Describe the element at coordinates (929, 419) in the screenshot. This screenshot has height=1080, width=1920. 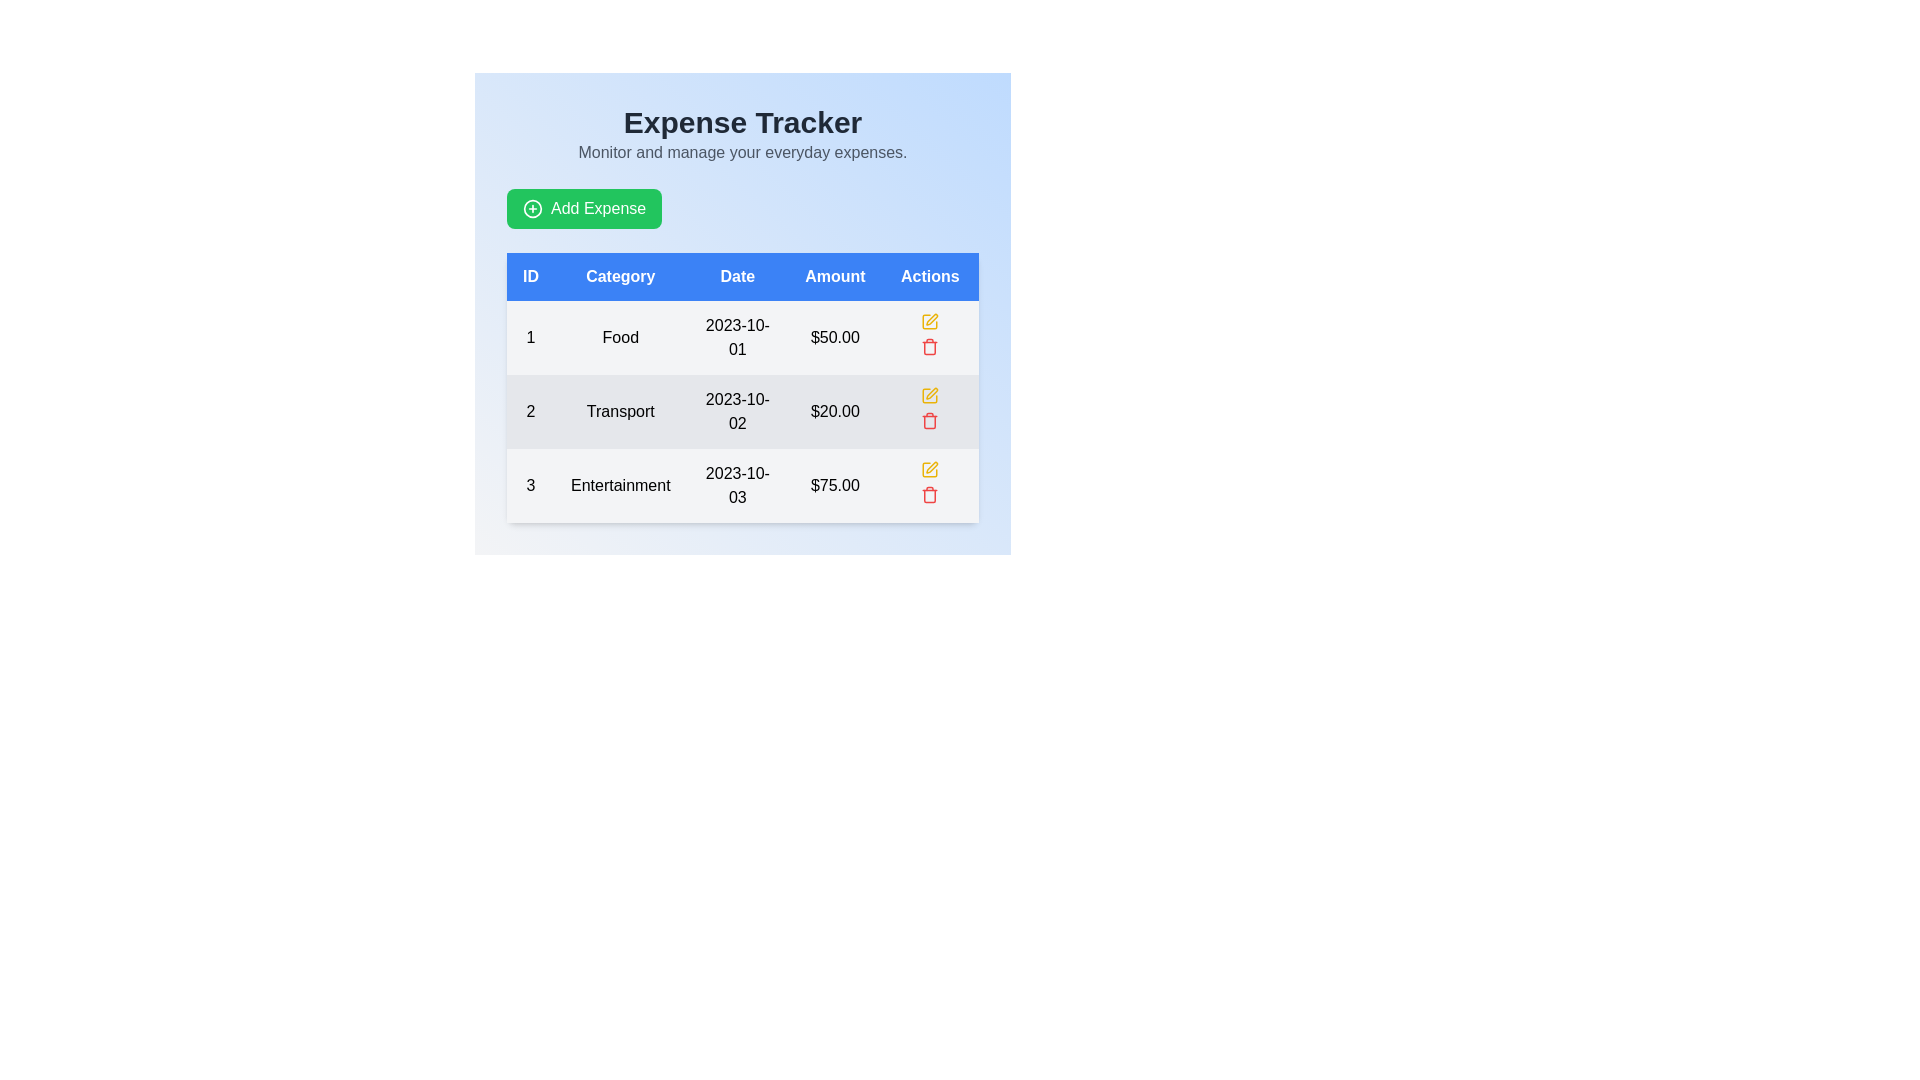
I see `the trash can icon in the second row of the table under the 'Actions' column to initiate the deletion process for the listed 'Transport' entry` at that location.